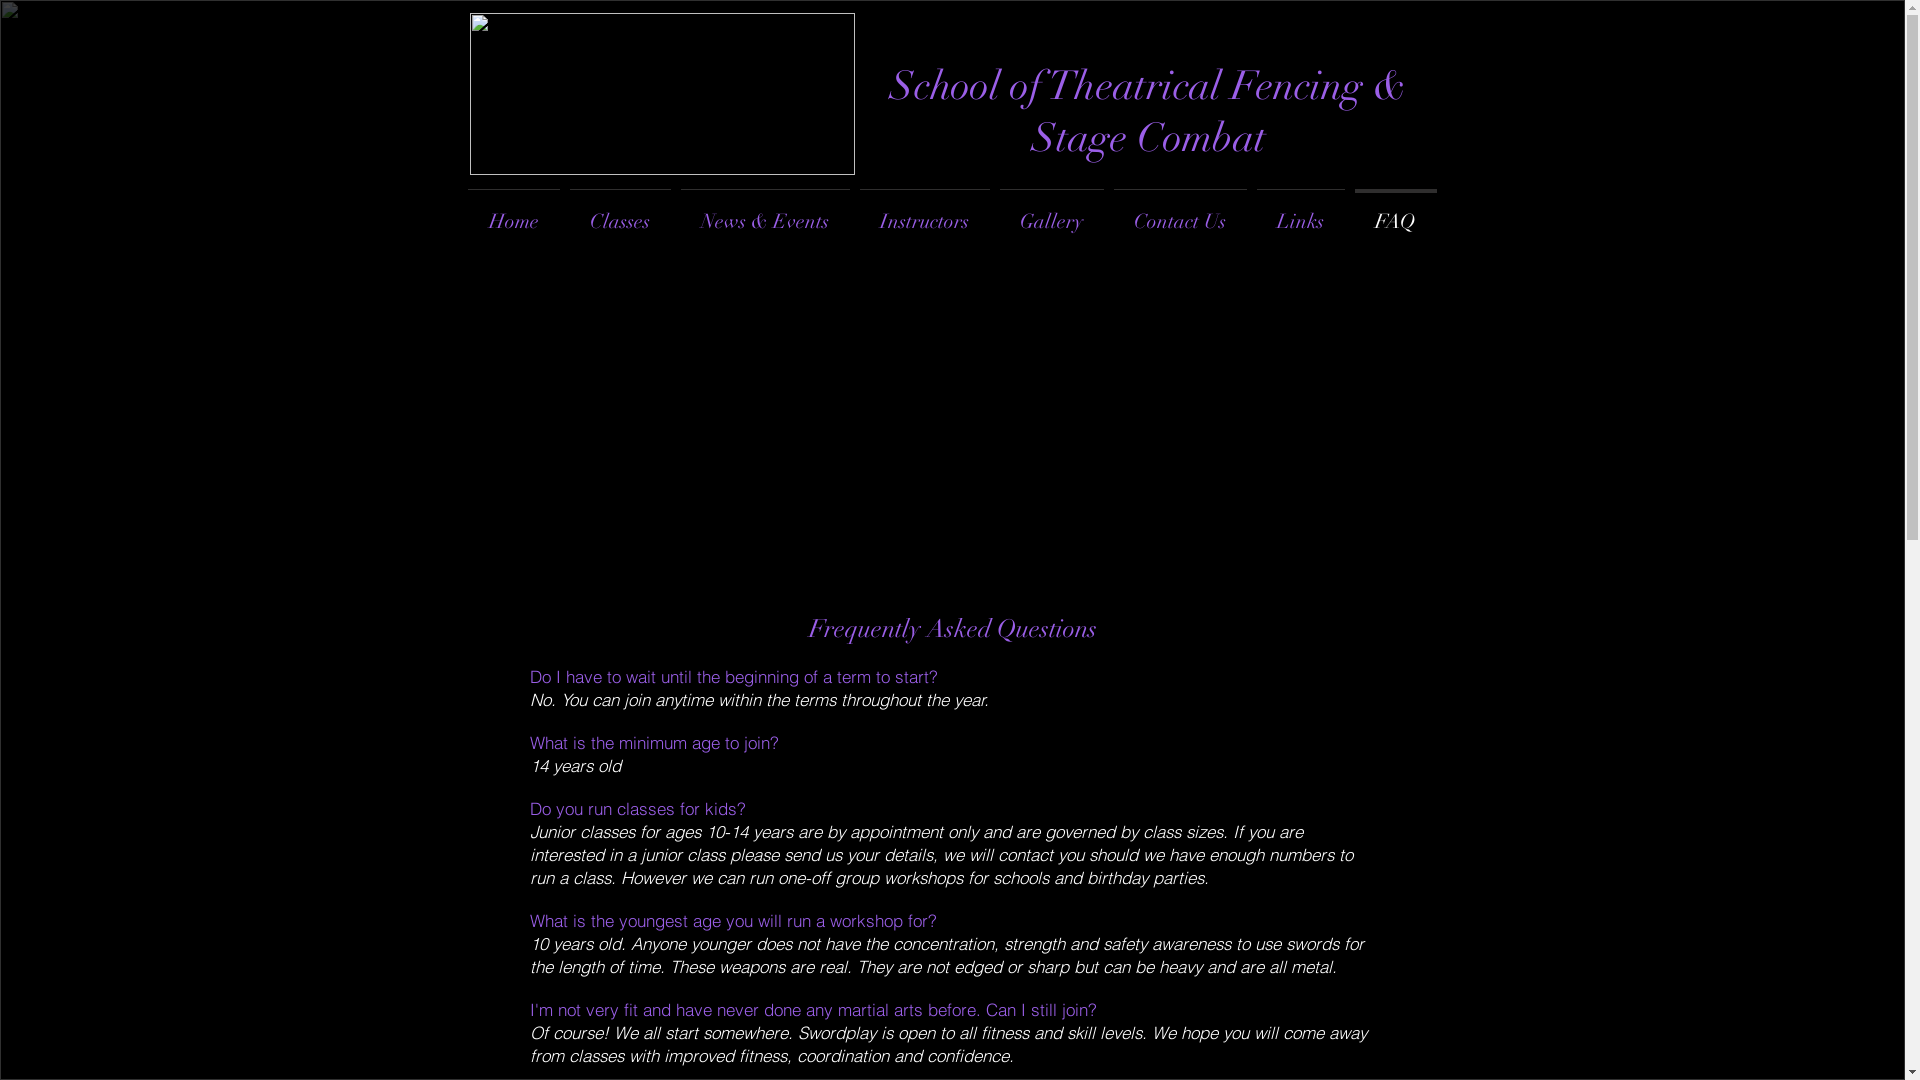 The image size is (1920, 1080). What do you see at coordinates (922, 212) in the screenshot?
I see `'Instructors'` at bounding box center [922, 212].